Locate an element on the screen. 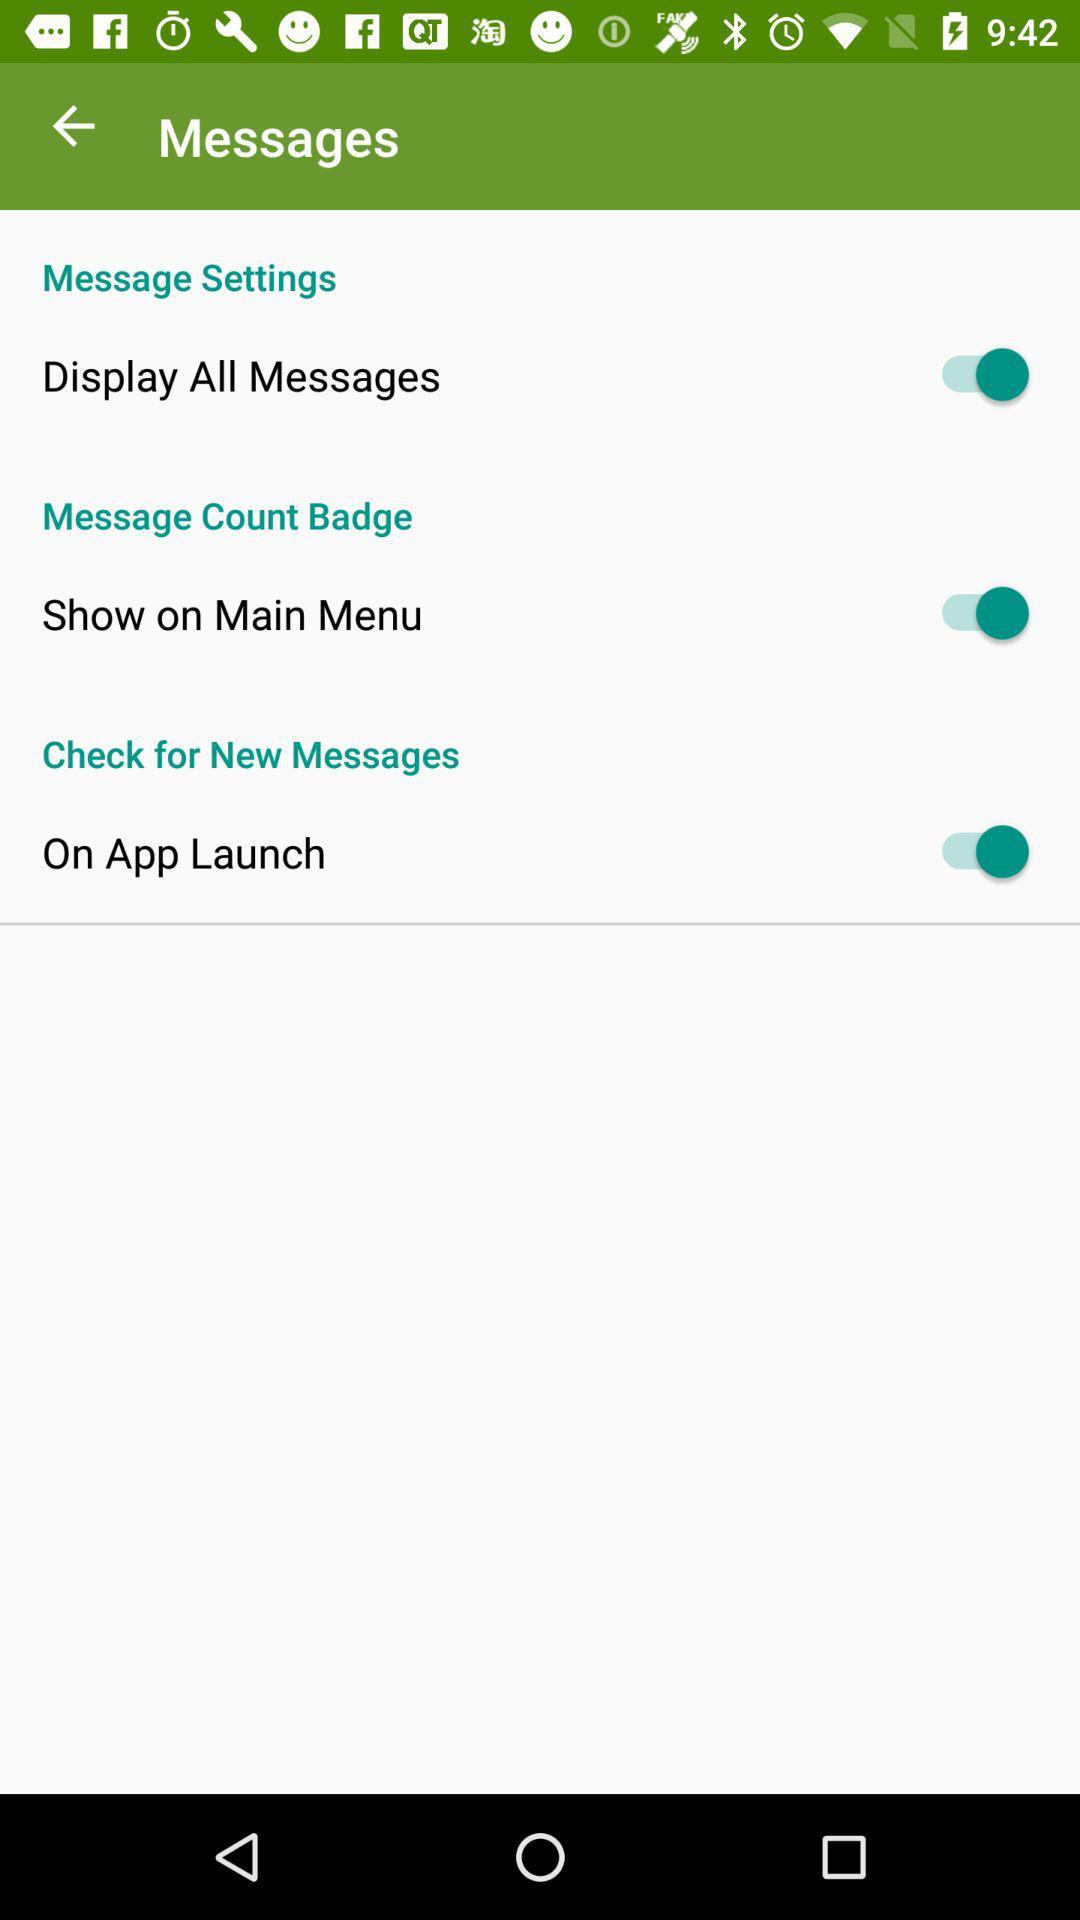  the item above the message settings icon is located at coordinates (72, 130).